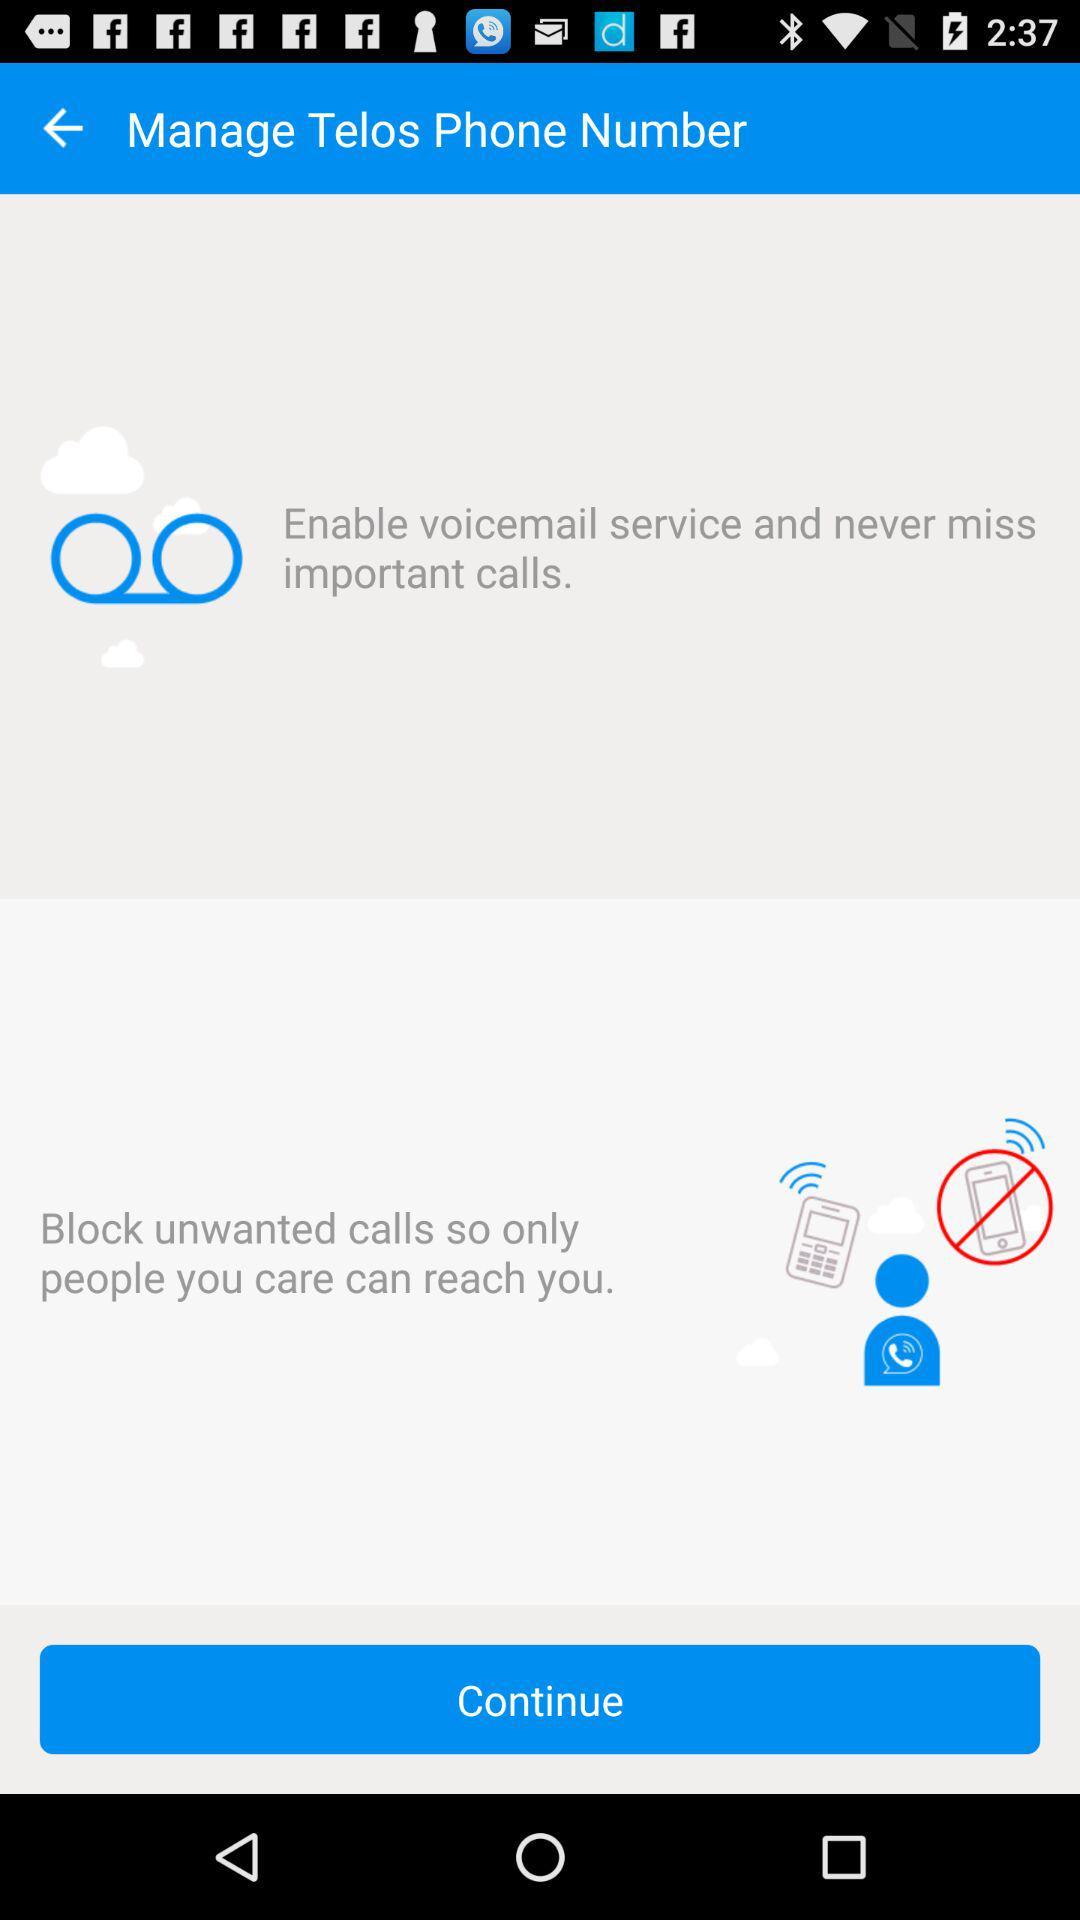  Describe the element at coordinates (540, 1698) in the screenshot. I see `continue at the bottom` at that location.